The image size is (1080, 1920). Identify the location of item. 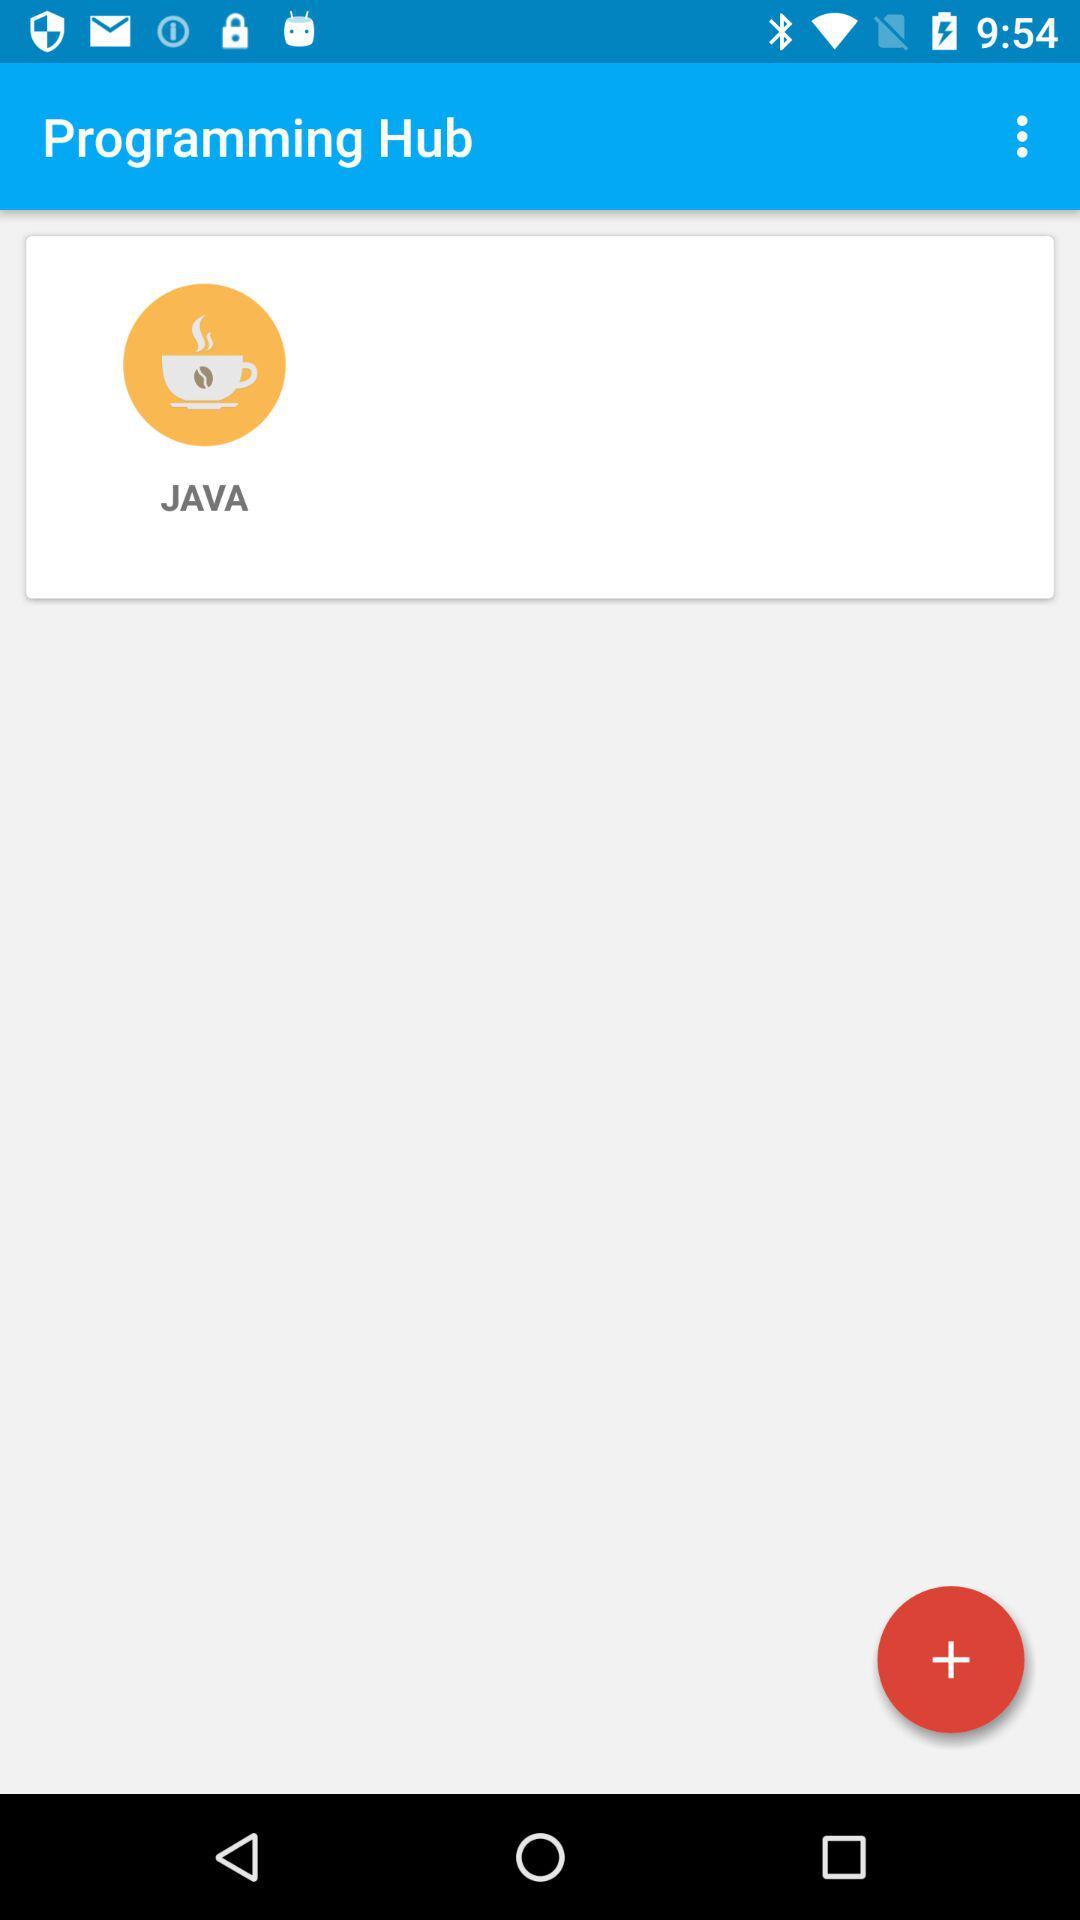
(950, 1659).